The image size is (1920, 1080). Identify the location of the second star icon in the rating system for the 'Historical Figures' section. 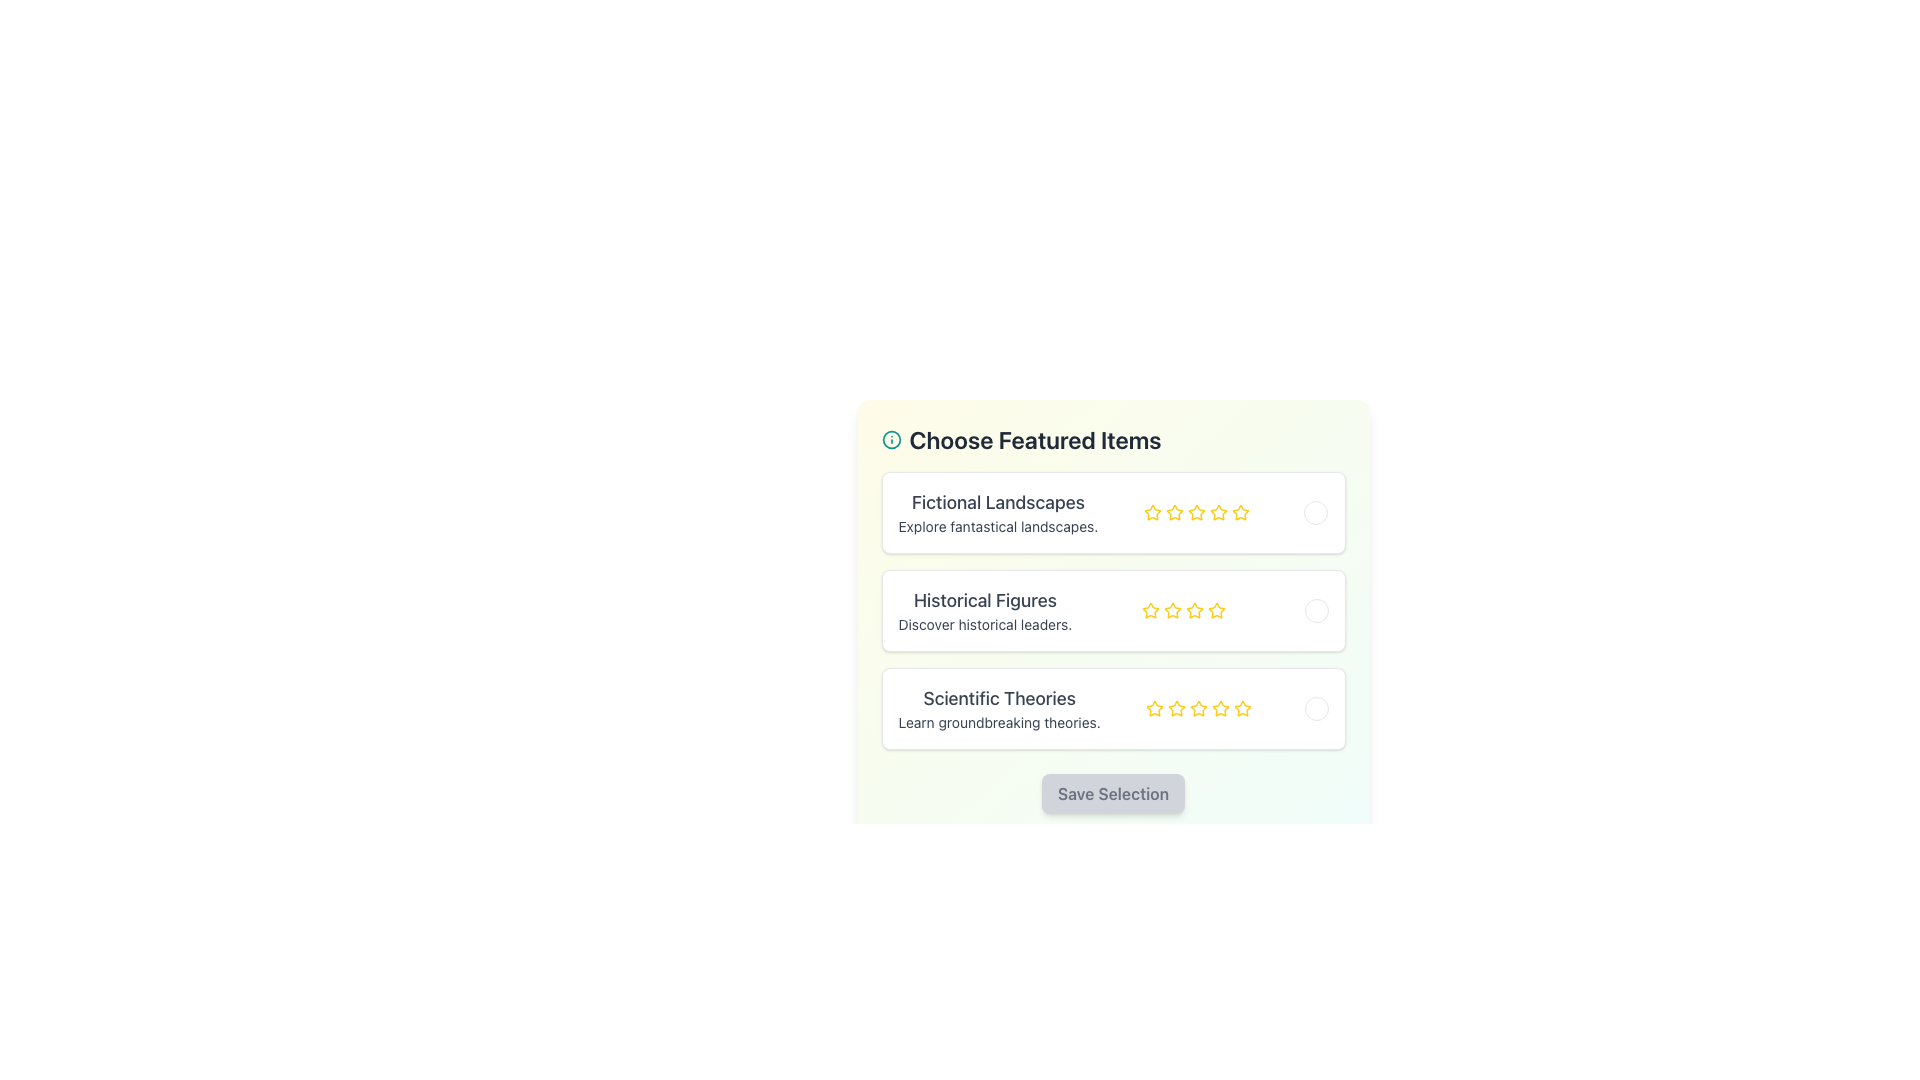
(1216, 609).